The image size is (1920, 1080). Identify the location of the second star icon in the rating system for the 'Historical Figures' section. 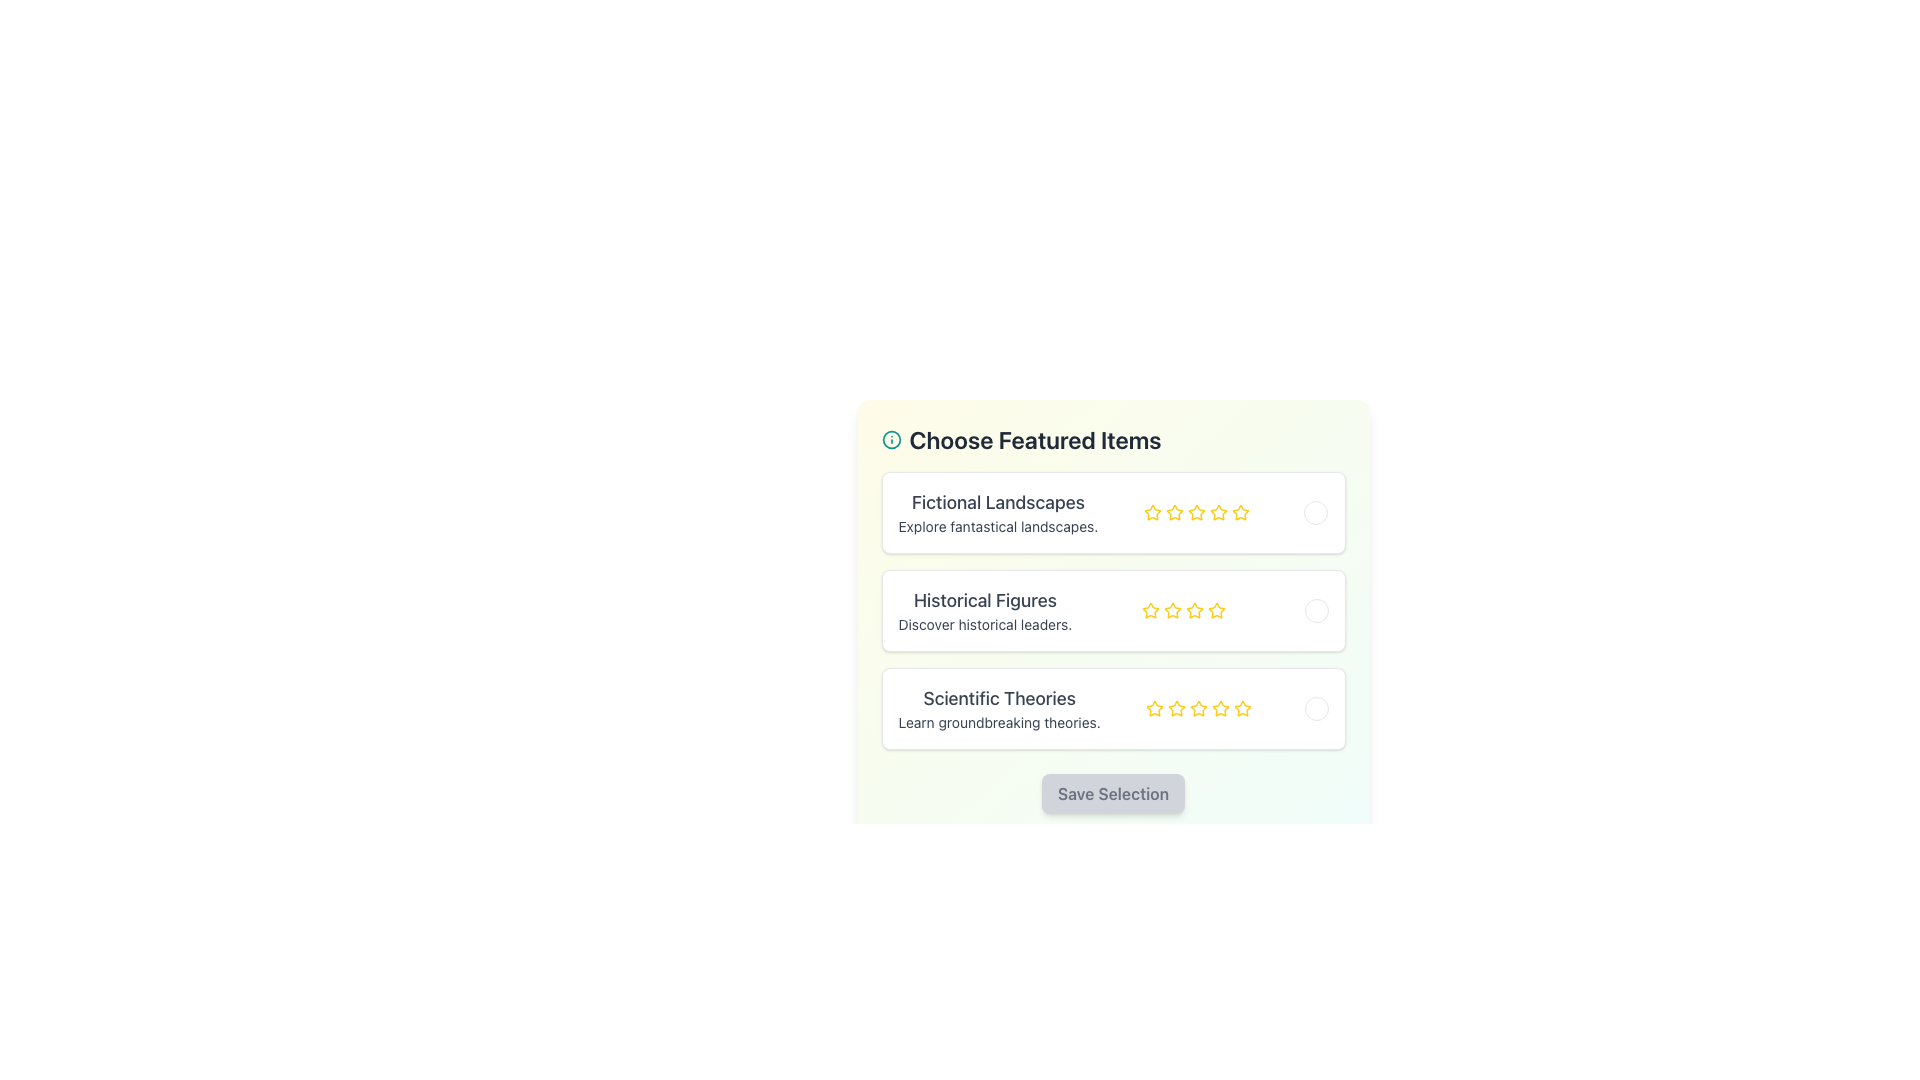
(1216, 609).